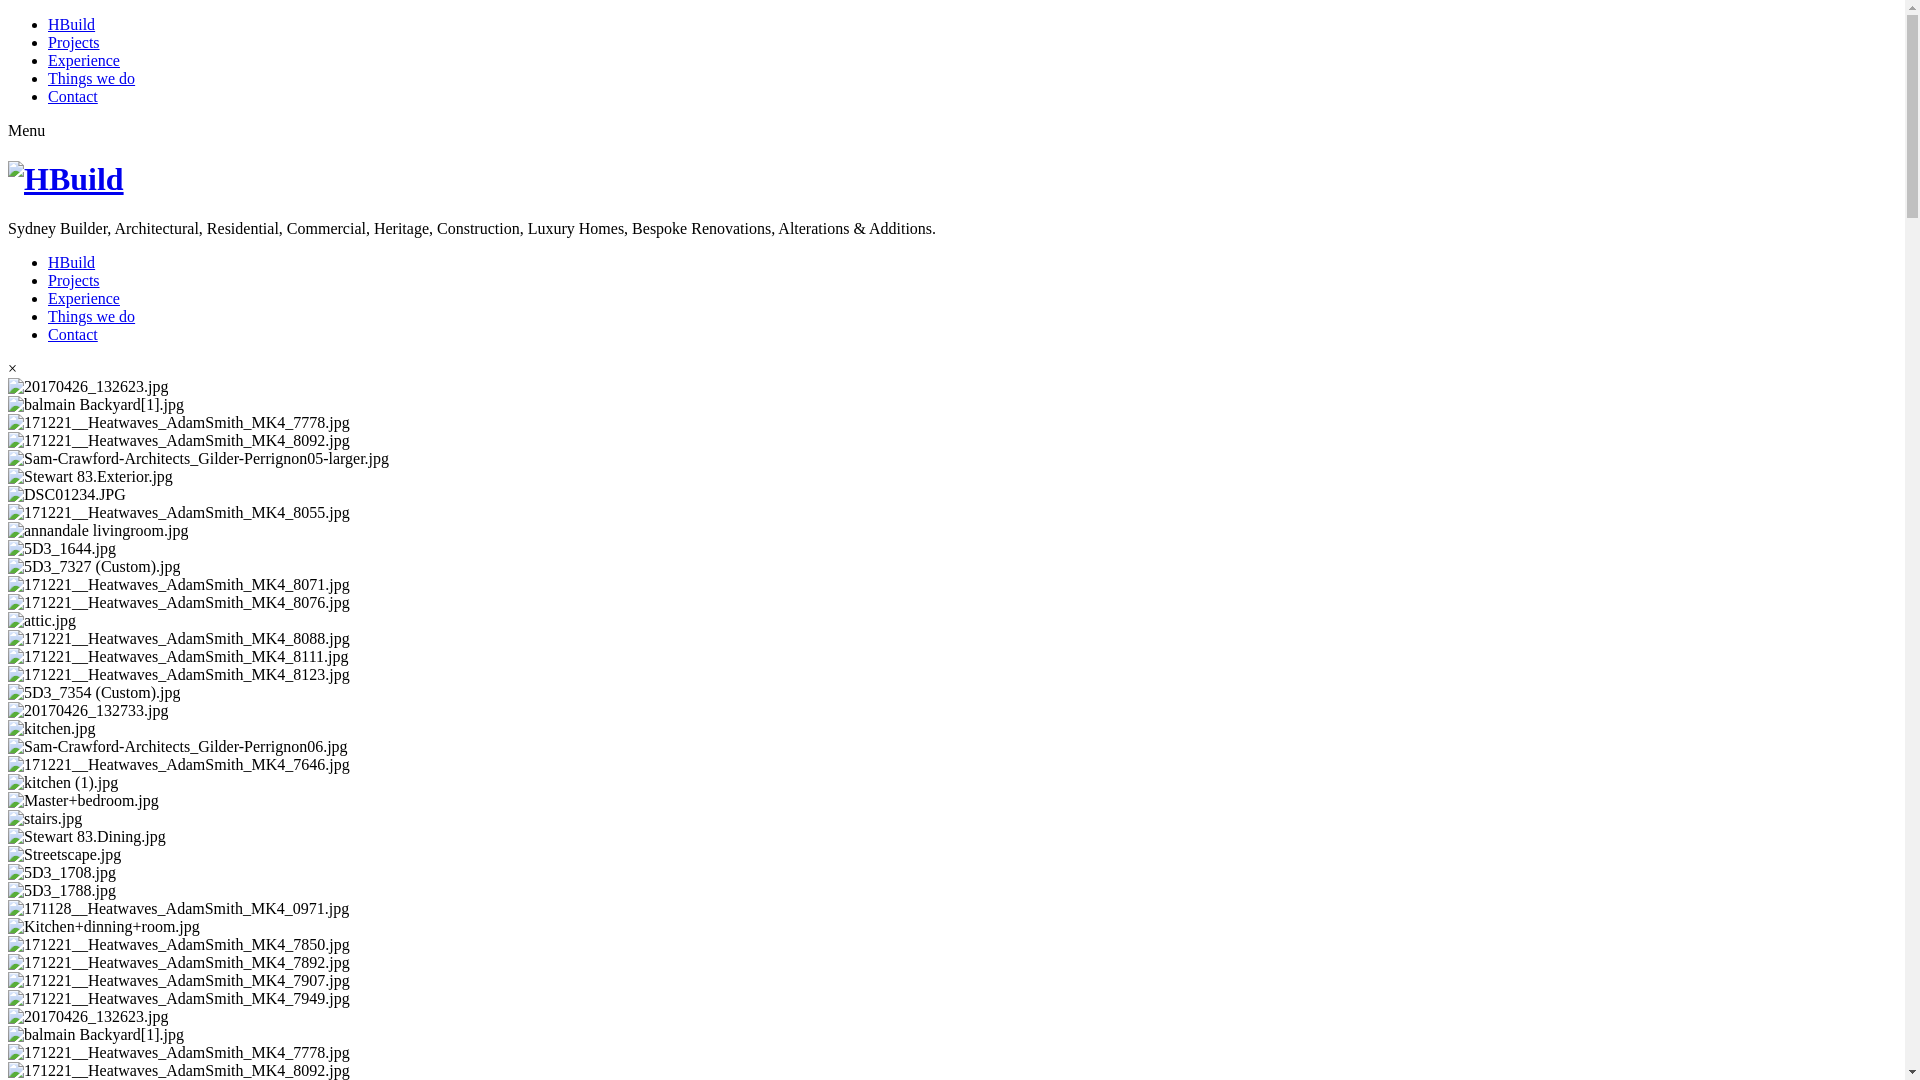 Image resolution: width=1920 pixels, height=1080 pixels. I want to click on 'Contact', so click(72, 333).